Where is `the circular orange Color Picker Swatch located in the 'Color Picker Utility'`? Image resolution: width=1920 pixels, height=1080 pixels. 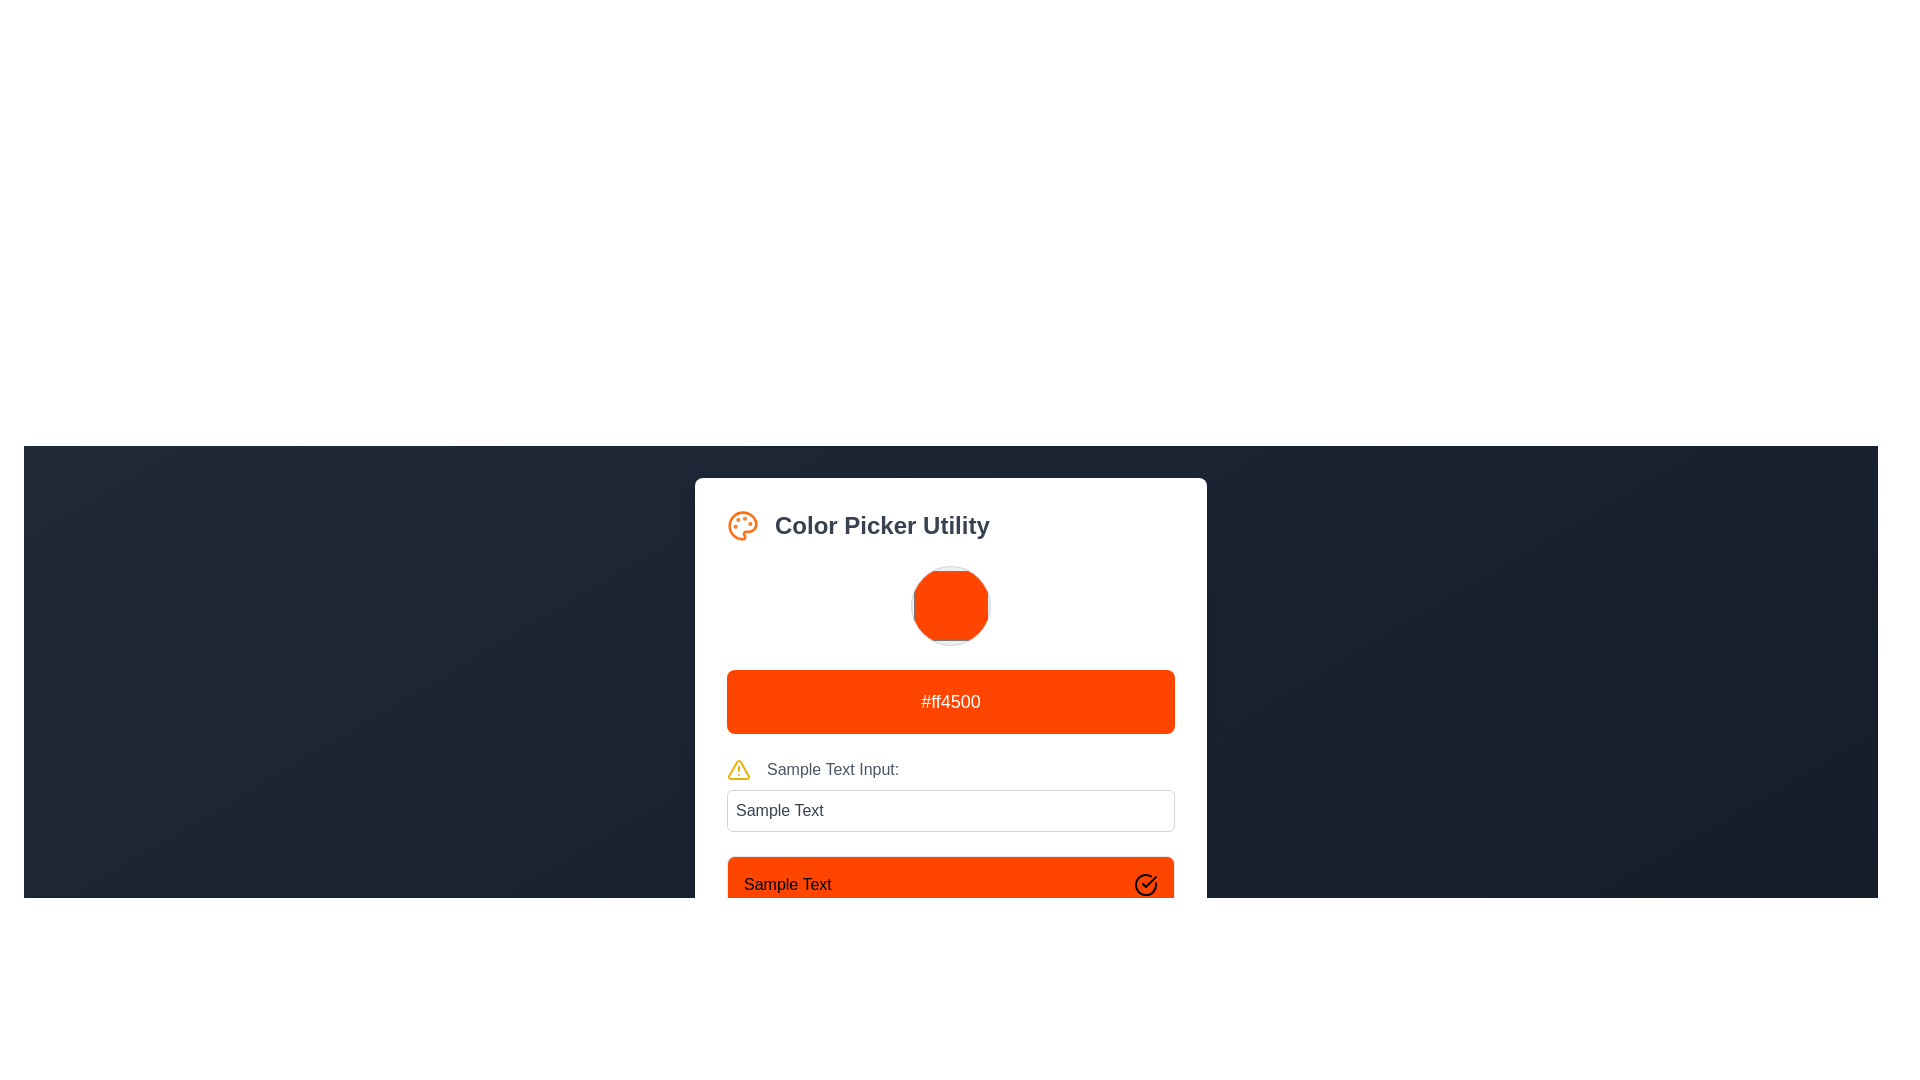 the circular orange Color Picker Swatch located in the 'Color Picker Utility' is located at coordinates (949, 604).